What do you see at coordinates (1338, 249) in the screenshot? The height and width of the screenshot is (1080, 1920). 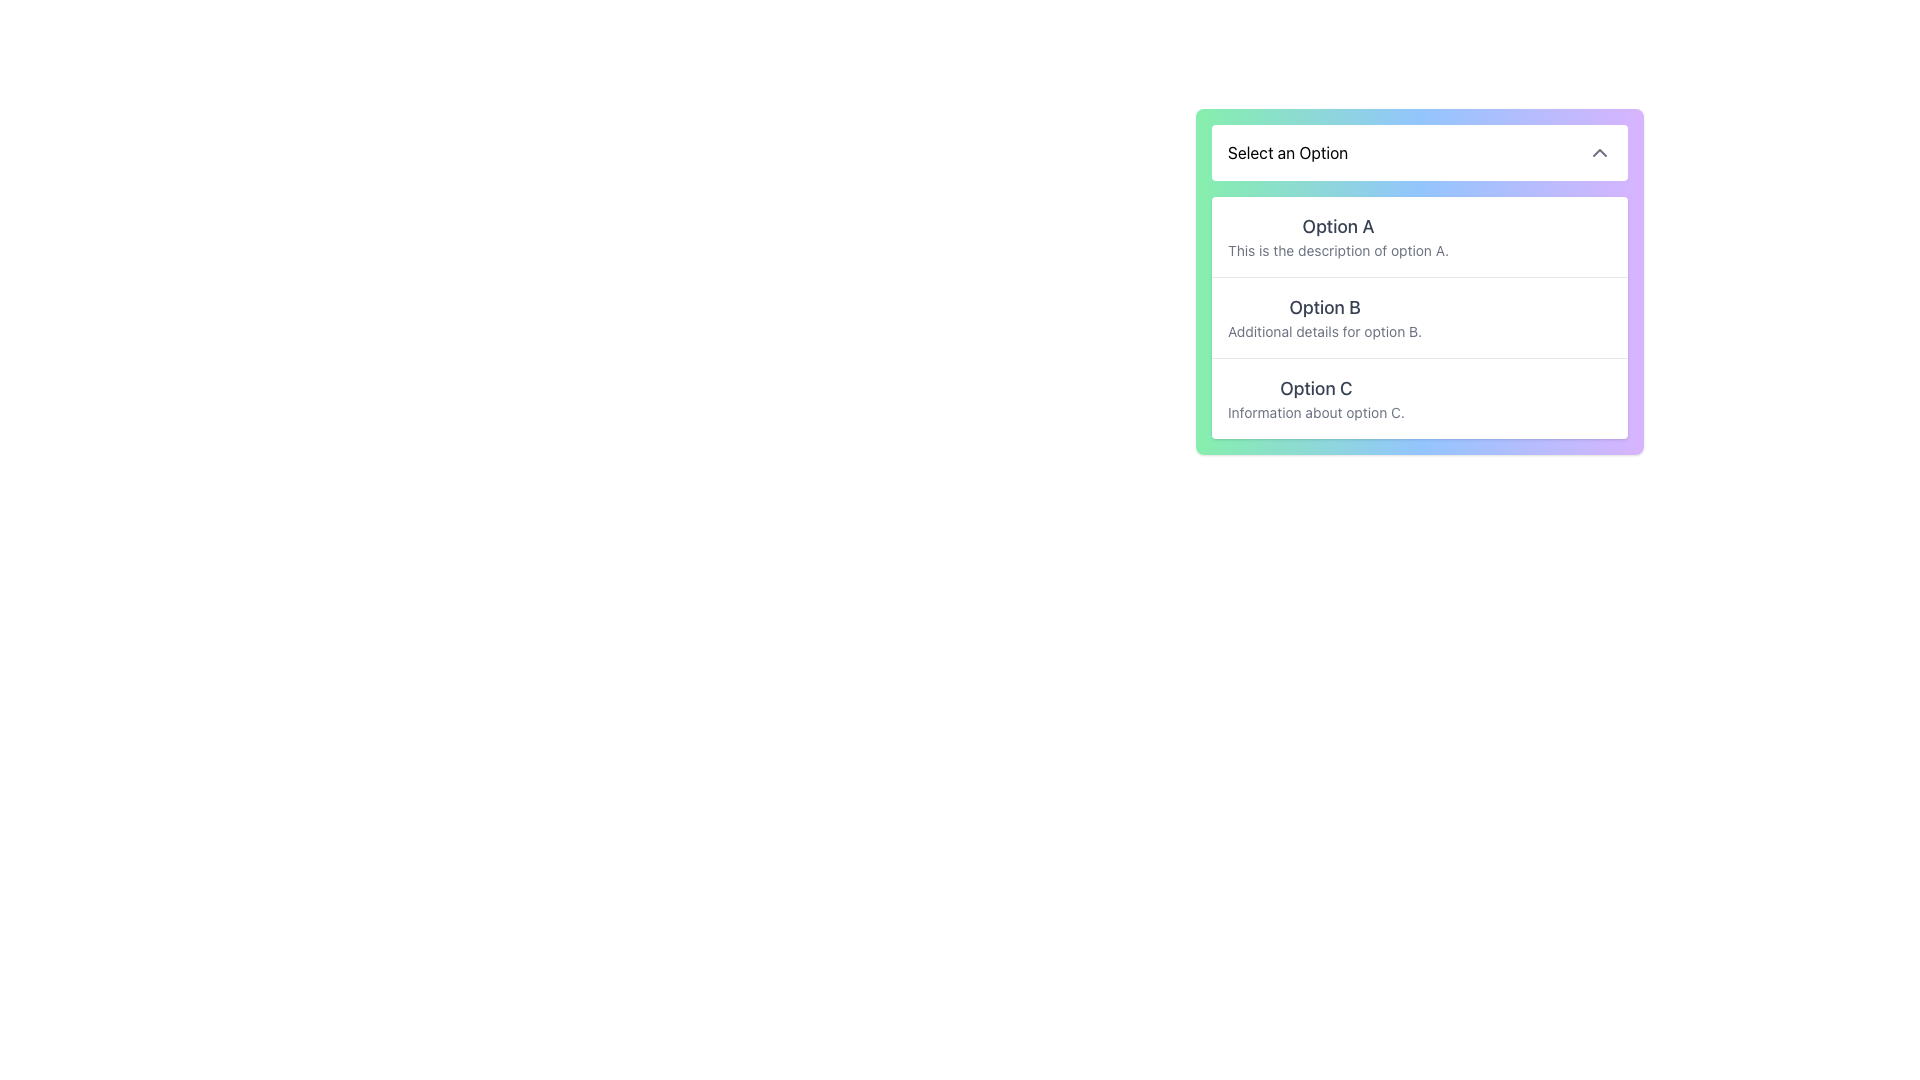 I see `the small gray text label that reads 'This is the description of option A.' located beneath the text 'Option A' in the option selection dropdown menu` at bounding box center [1338, 249].